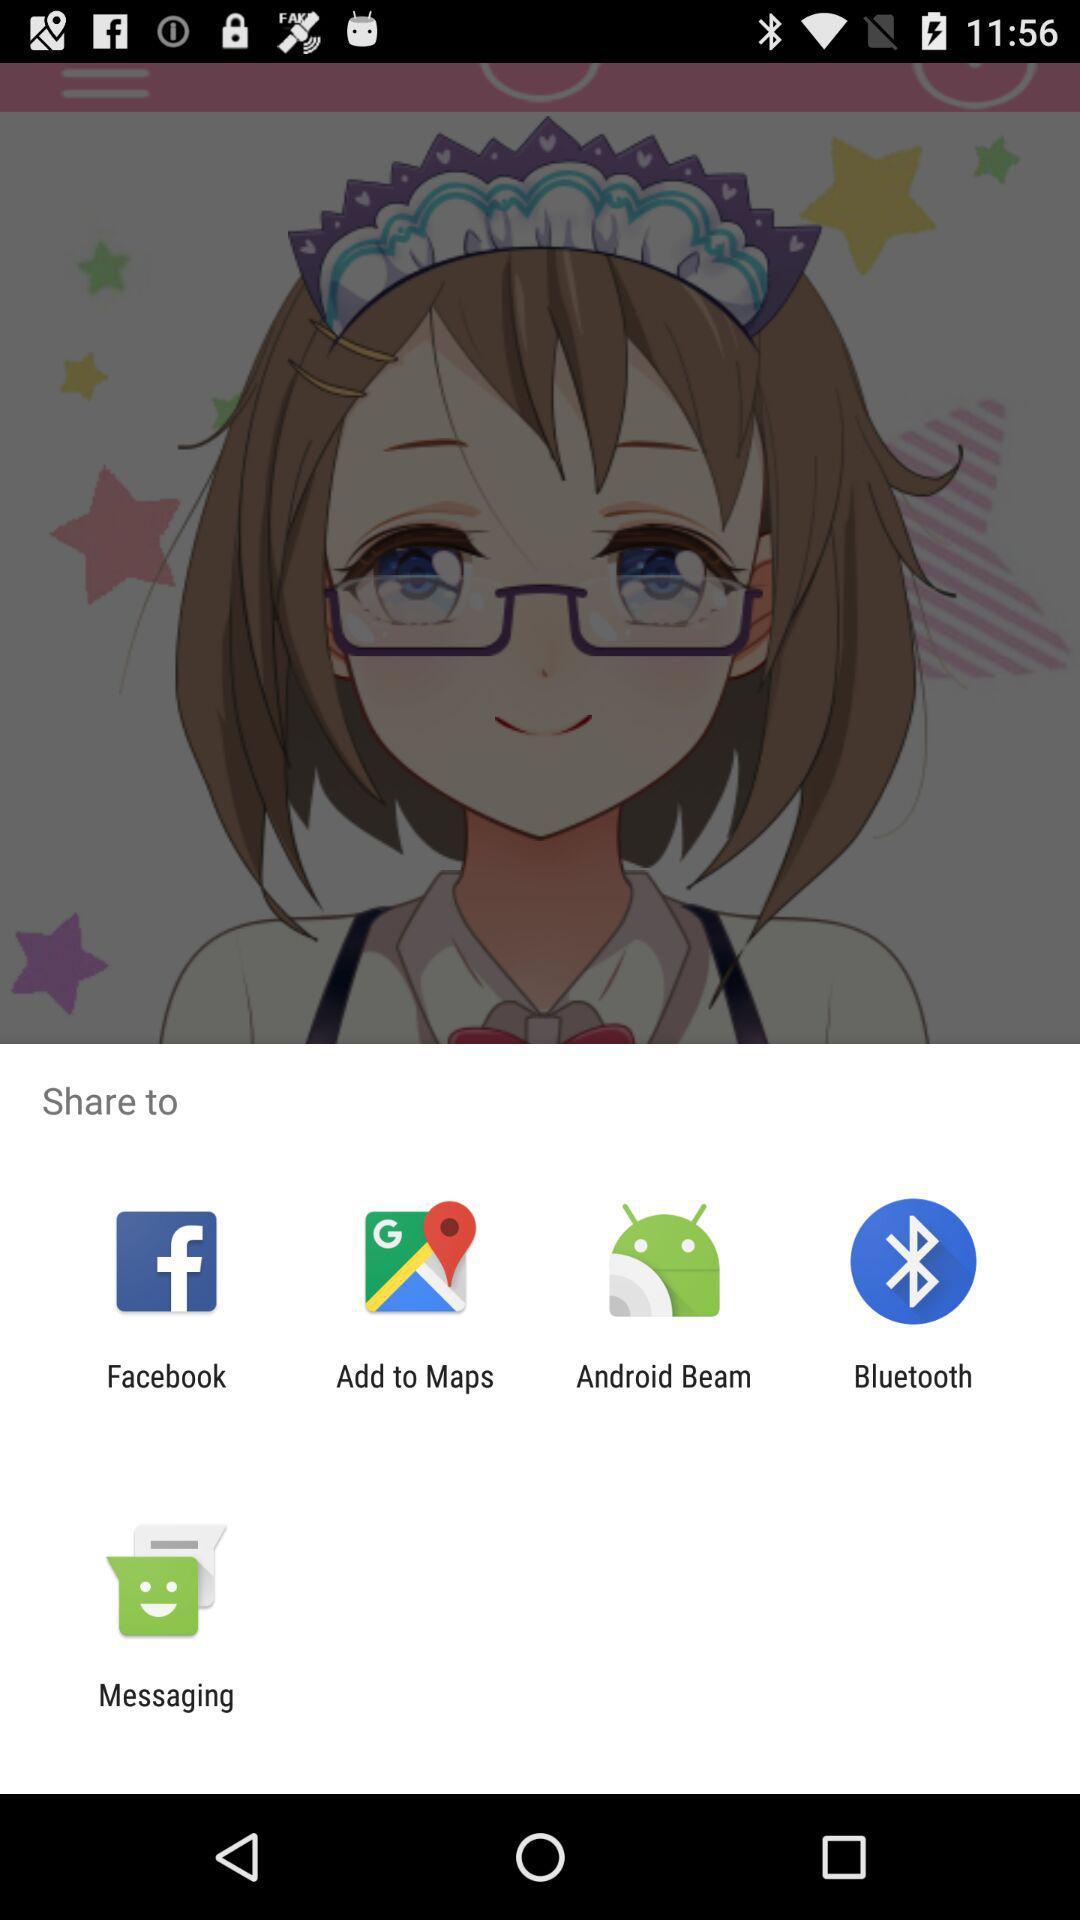 Image resolution: width=1080 pixels, height=1920 pixels. I want to click on bluetooth icon, so click(913, 1392).